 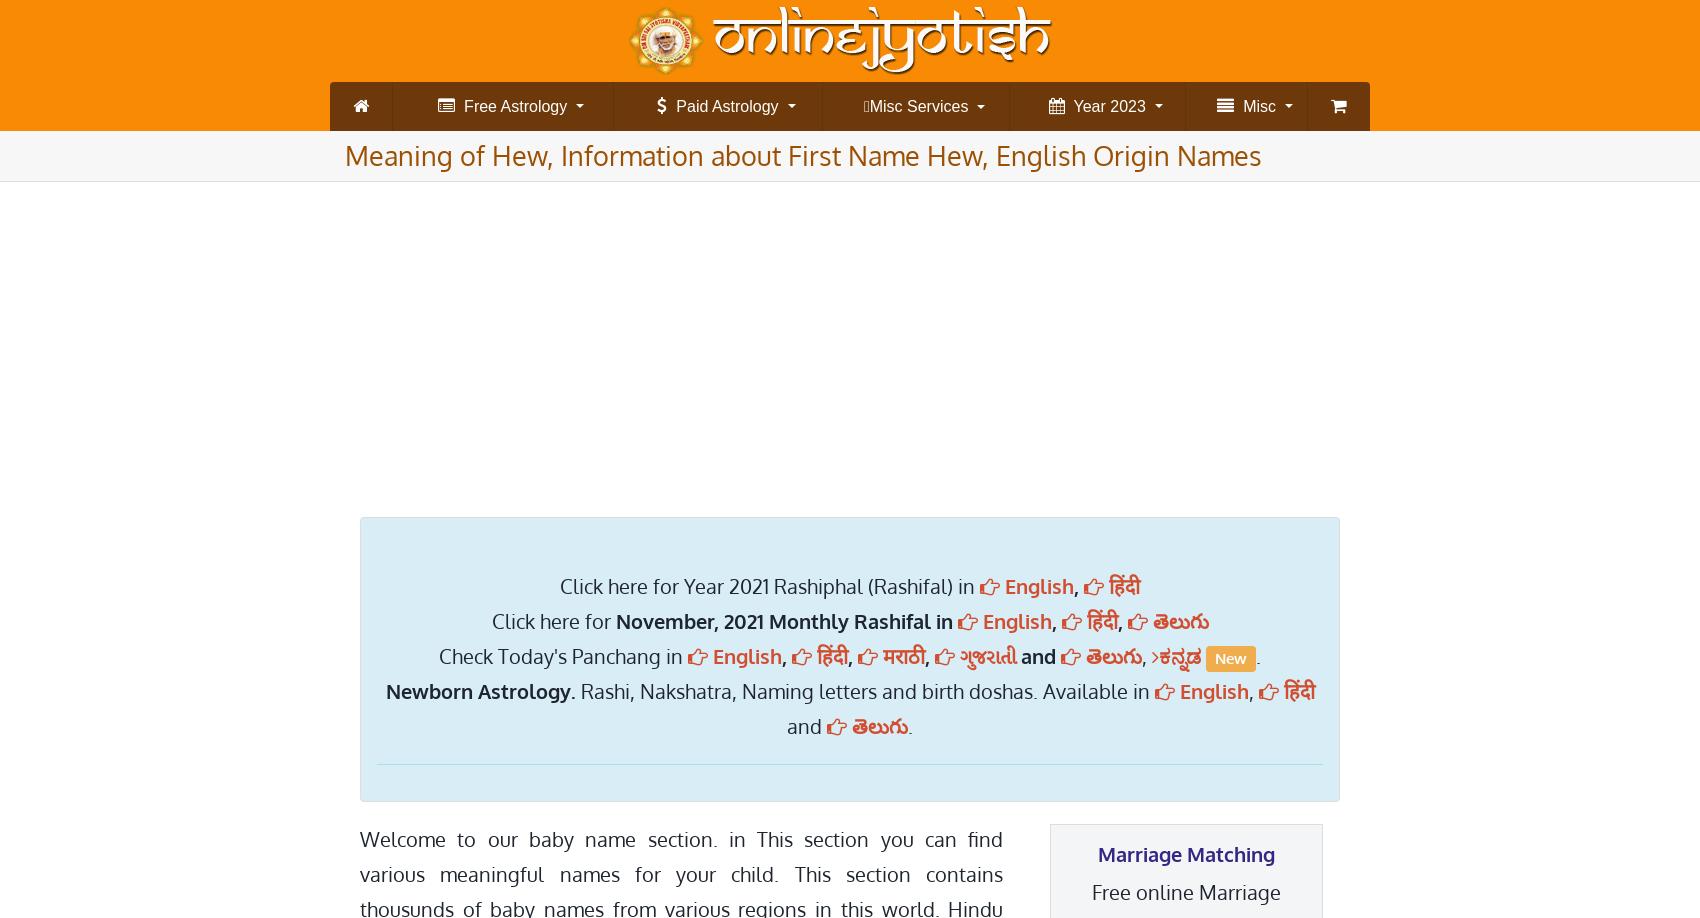 What do you see at coordinates (1215, 254) in the screenshot?
I see `'ગુજરાતિ રાશિફાલ (વાર્ષિક)'` at bounding box center [1215, 254].